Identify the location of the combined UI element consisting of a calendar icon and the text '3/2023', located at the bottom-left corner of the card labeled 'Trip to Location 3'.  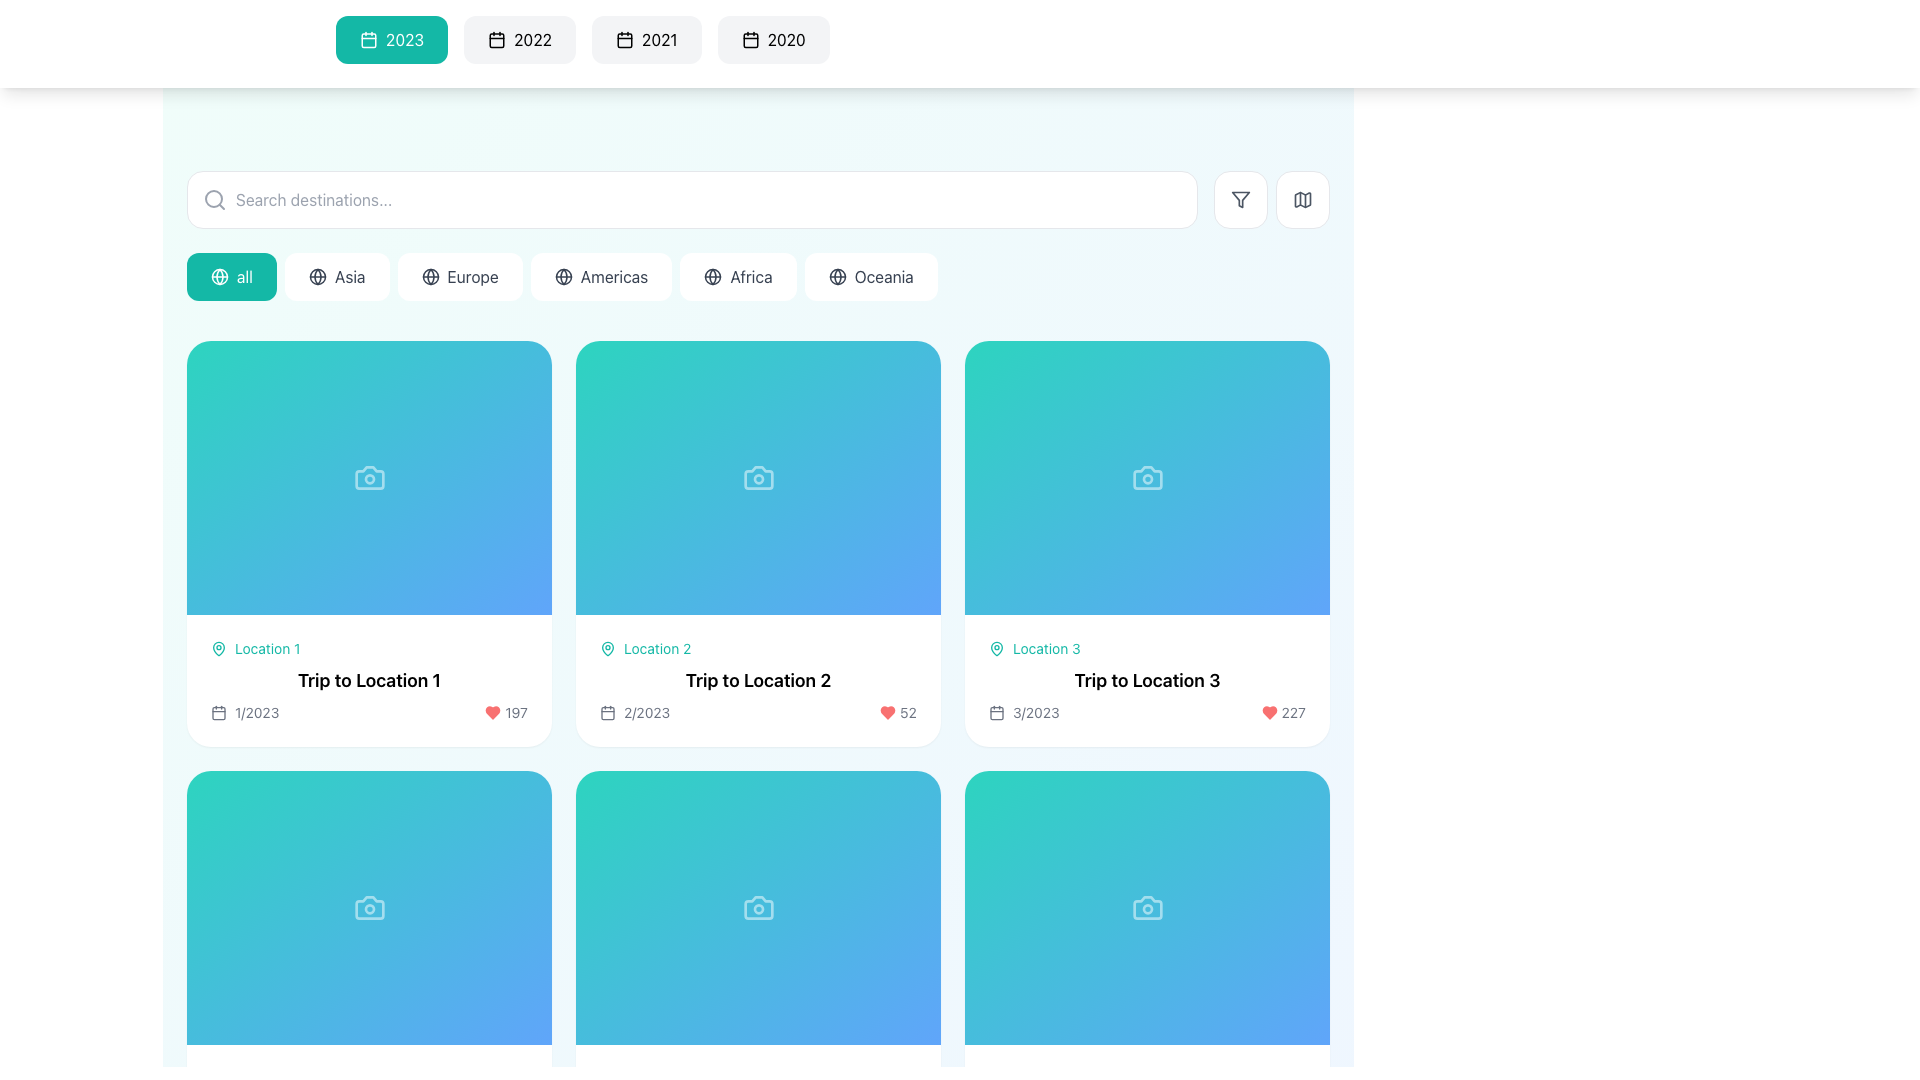
(1024, 711).